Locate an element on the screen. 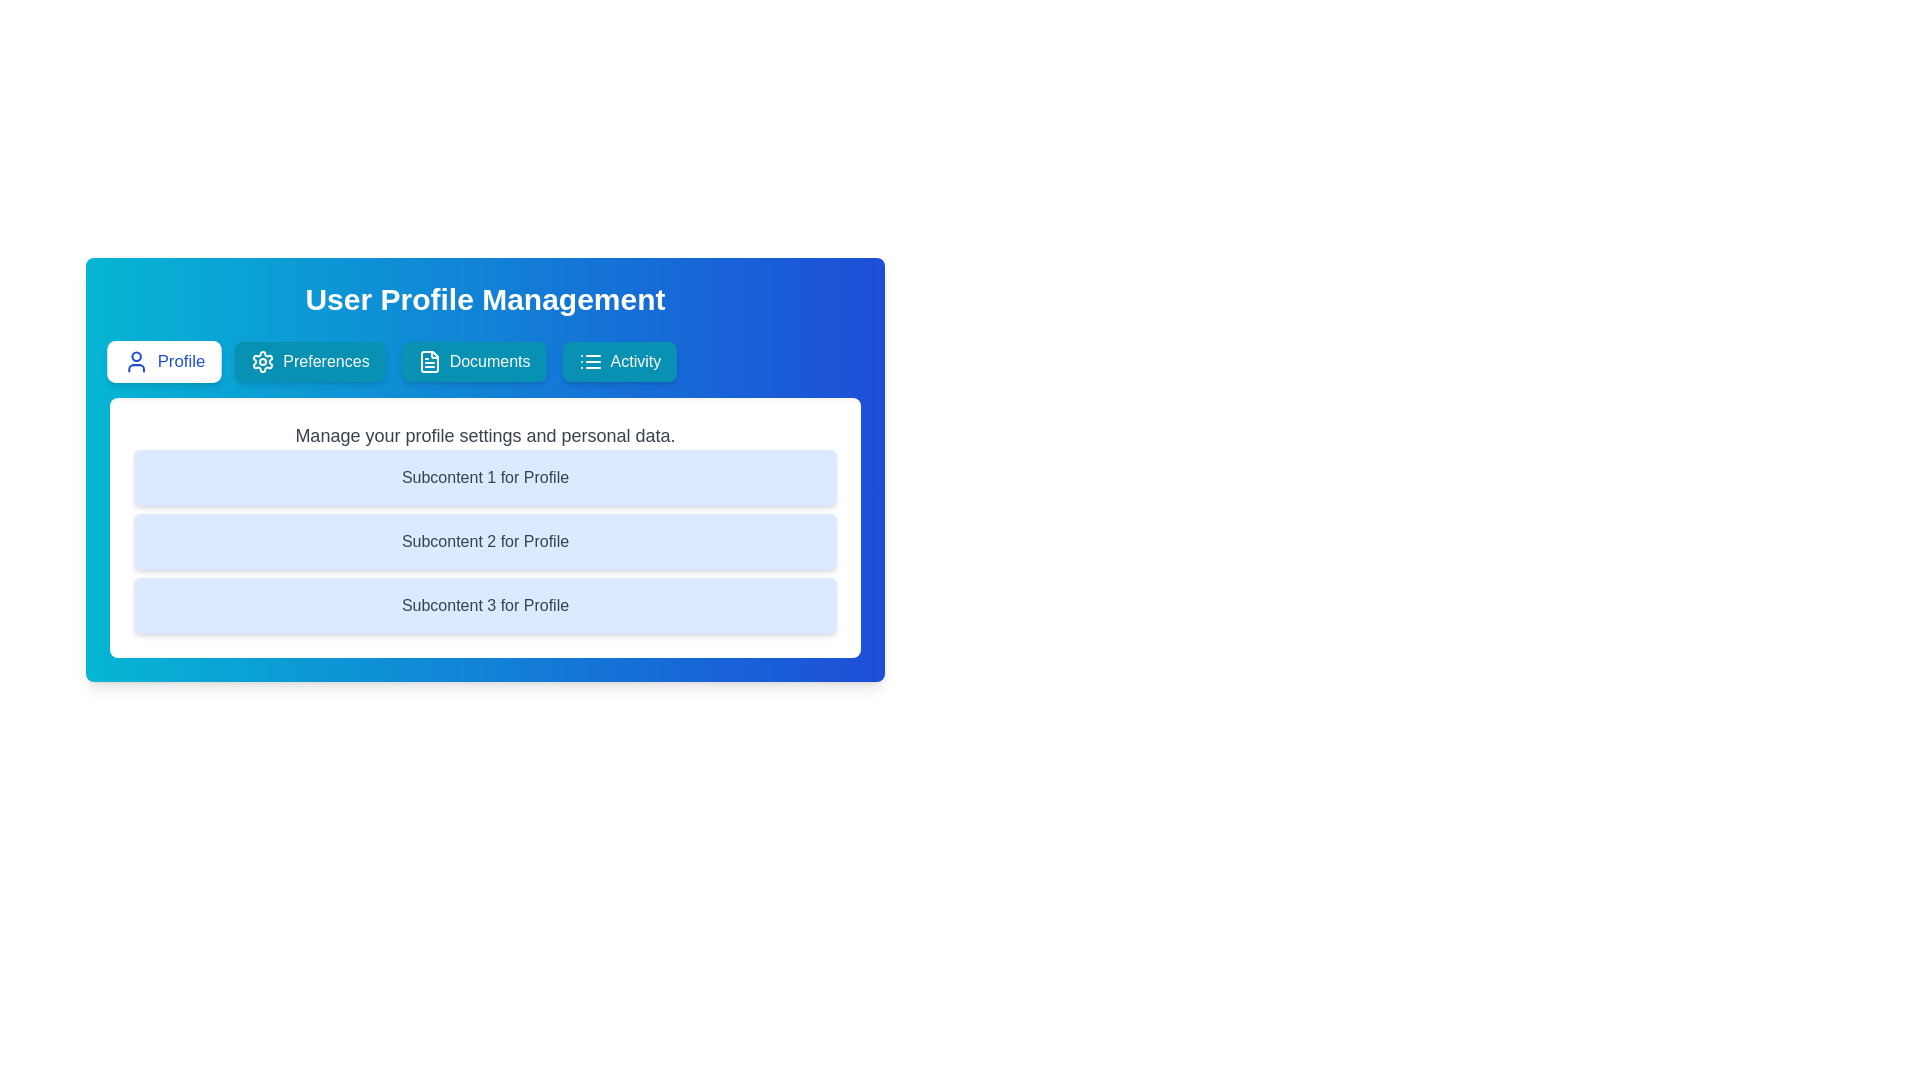  the 'Documents' tab button, which is the third button from the left in the navigation bar with a cyan background and a file icon is located at coordinates (485, 362).